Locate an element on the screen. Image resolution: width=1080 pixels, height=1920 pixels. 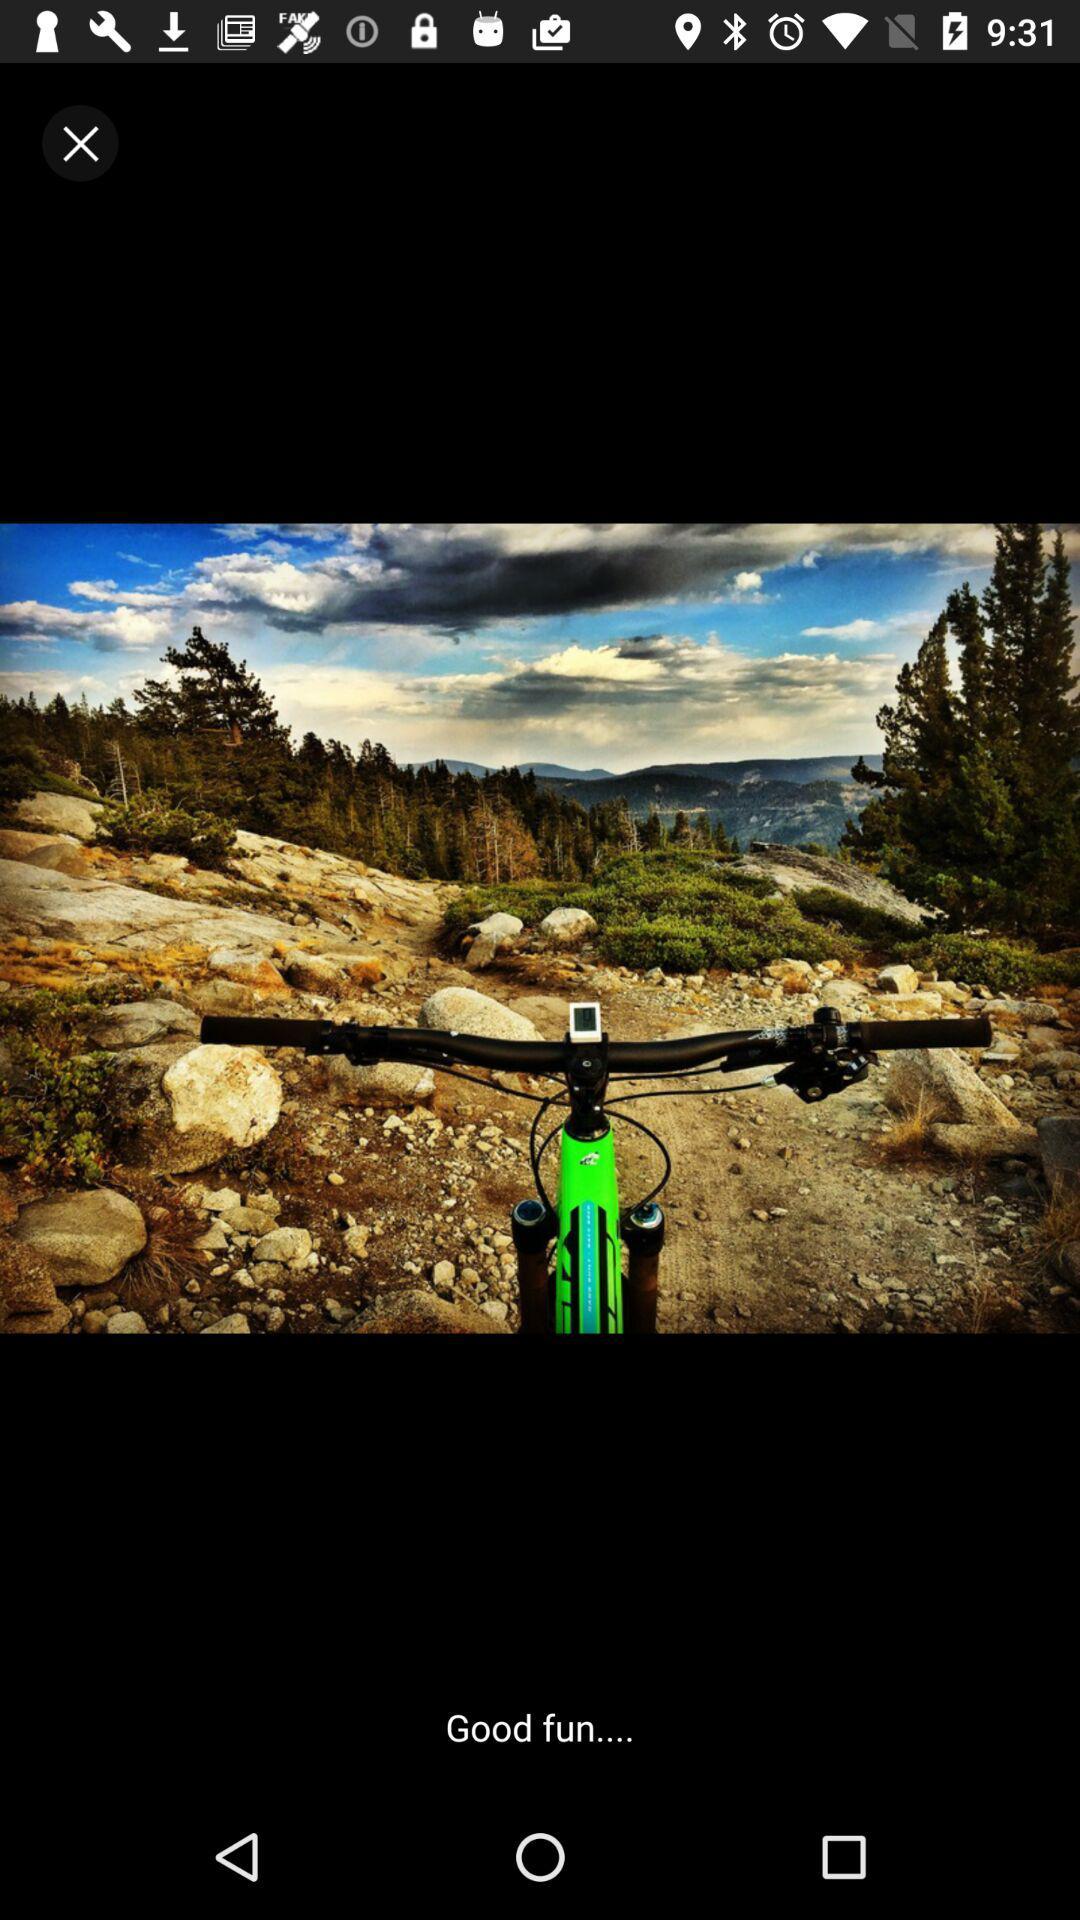
the close icon is located at coordinates (79, 142).